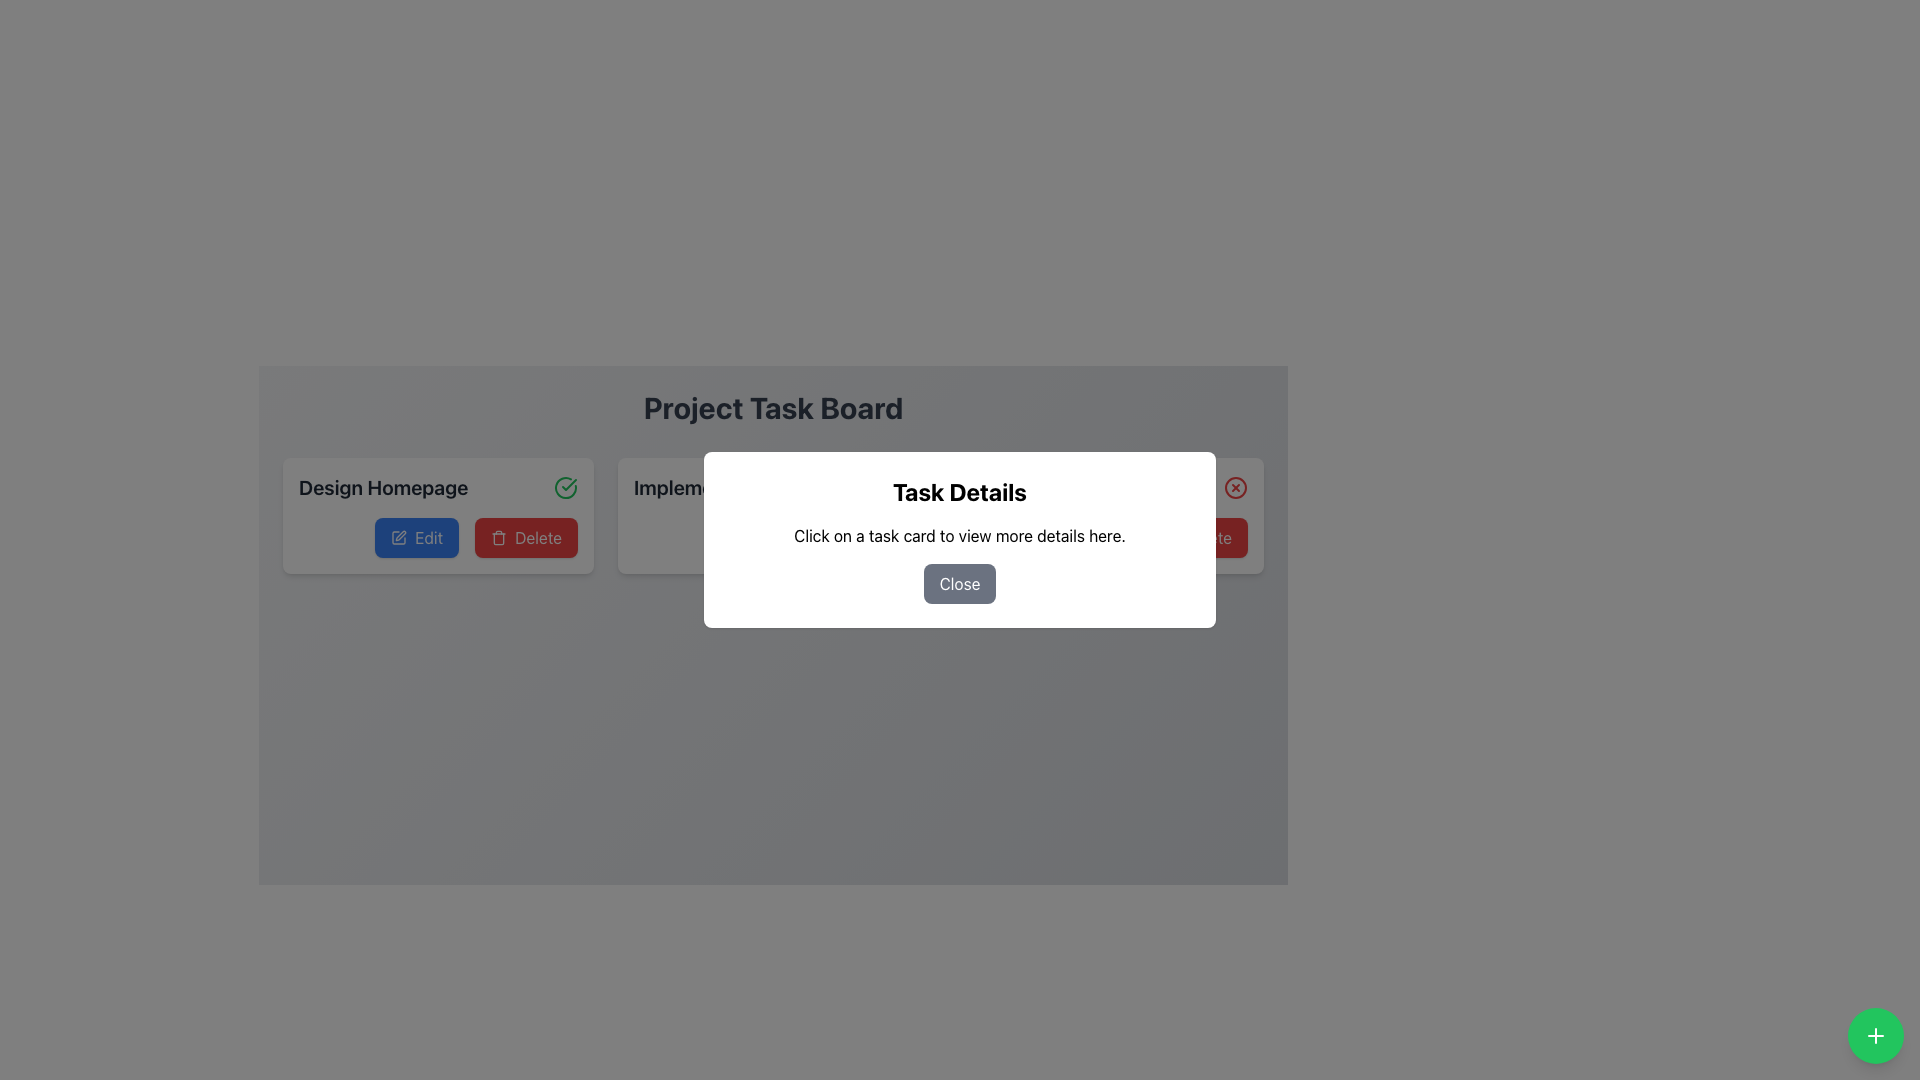 The height and width of the screenshot is (1080, 1920). What do you see at coordinates (437, 488) in the screenshot?
I see `the 'Design Homepage' text with the adjacent green checkmark icon located at the top-left of the task card interface` at bounding box center [437, 488].